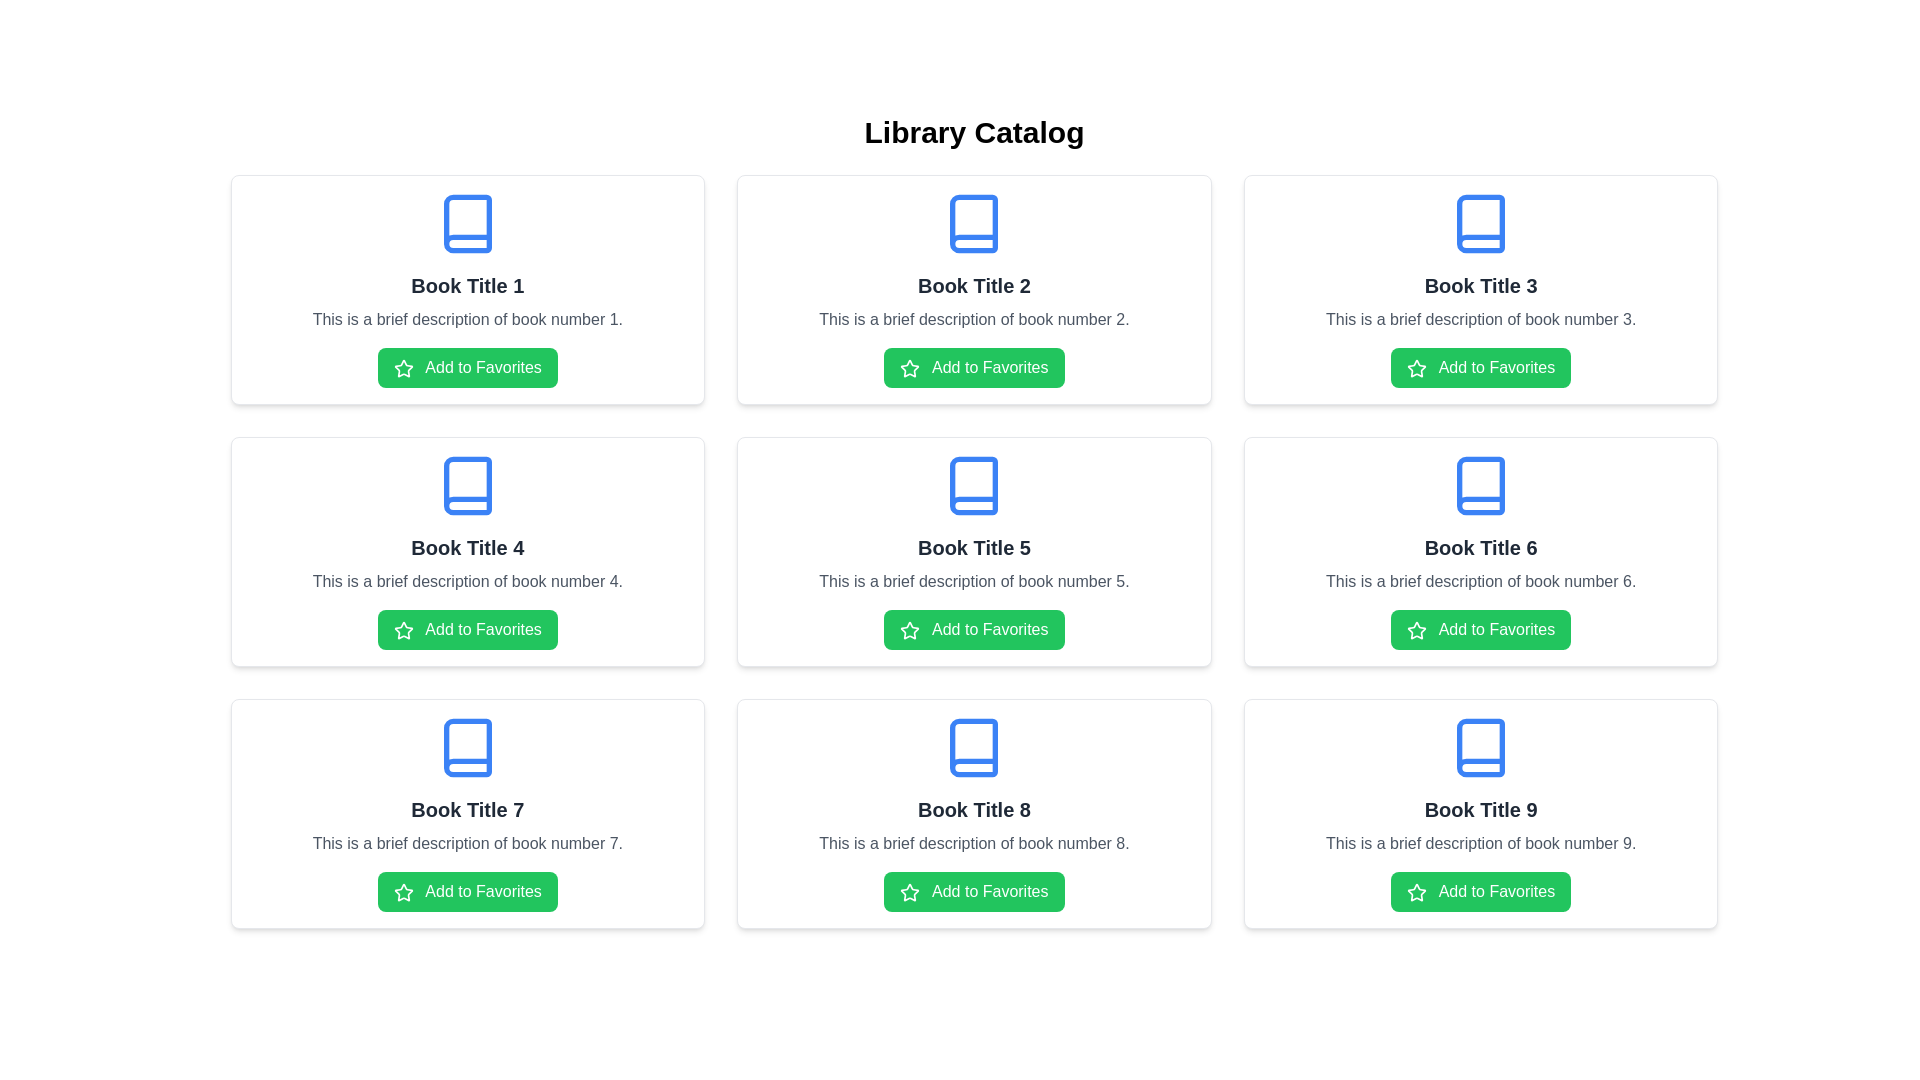 The image size is (1920, 1080). I want to click on the star icon representing the 'Add to Favorites' action located within the button labeled 'Add to Favorites' for 'Book Title 6', so click(1416, 630).